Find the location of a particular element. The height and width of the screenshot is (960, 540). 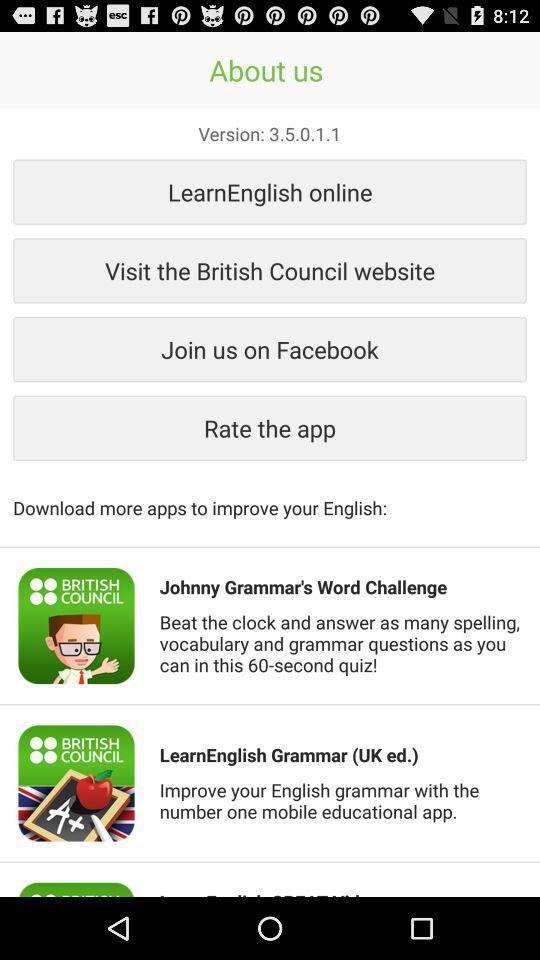

item below version 3 5 is located at coordinates (270, 191).